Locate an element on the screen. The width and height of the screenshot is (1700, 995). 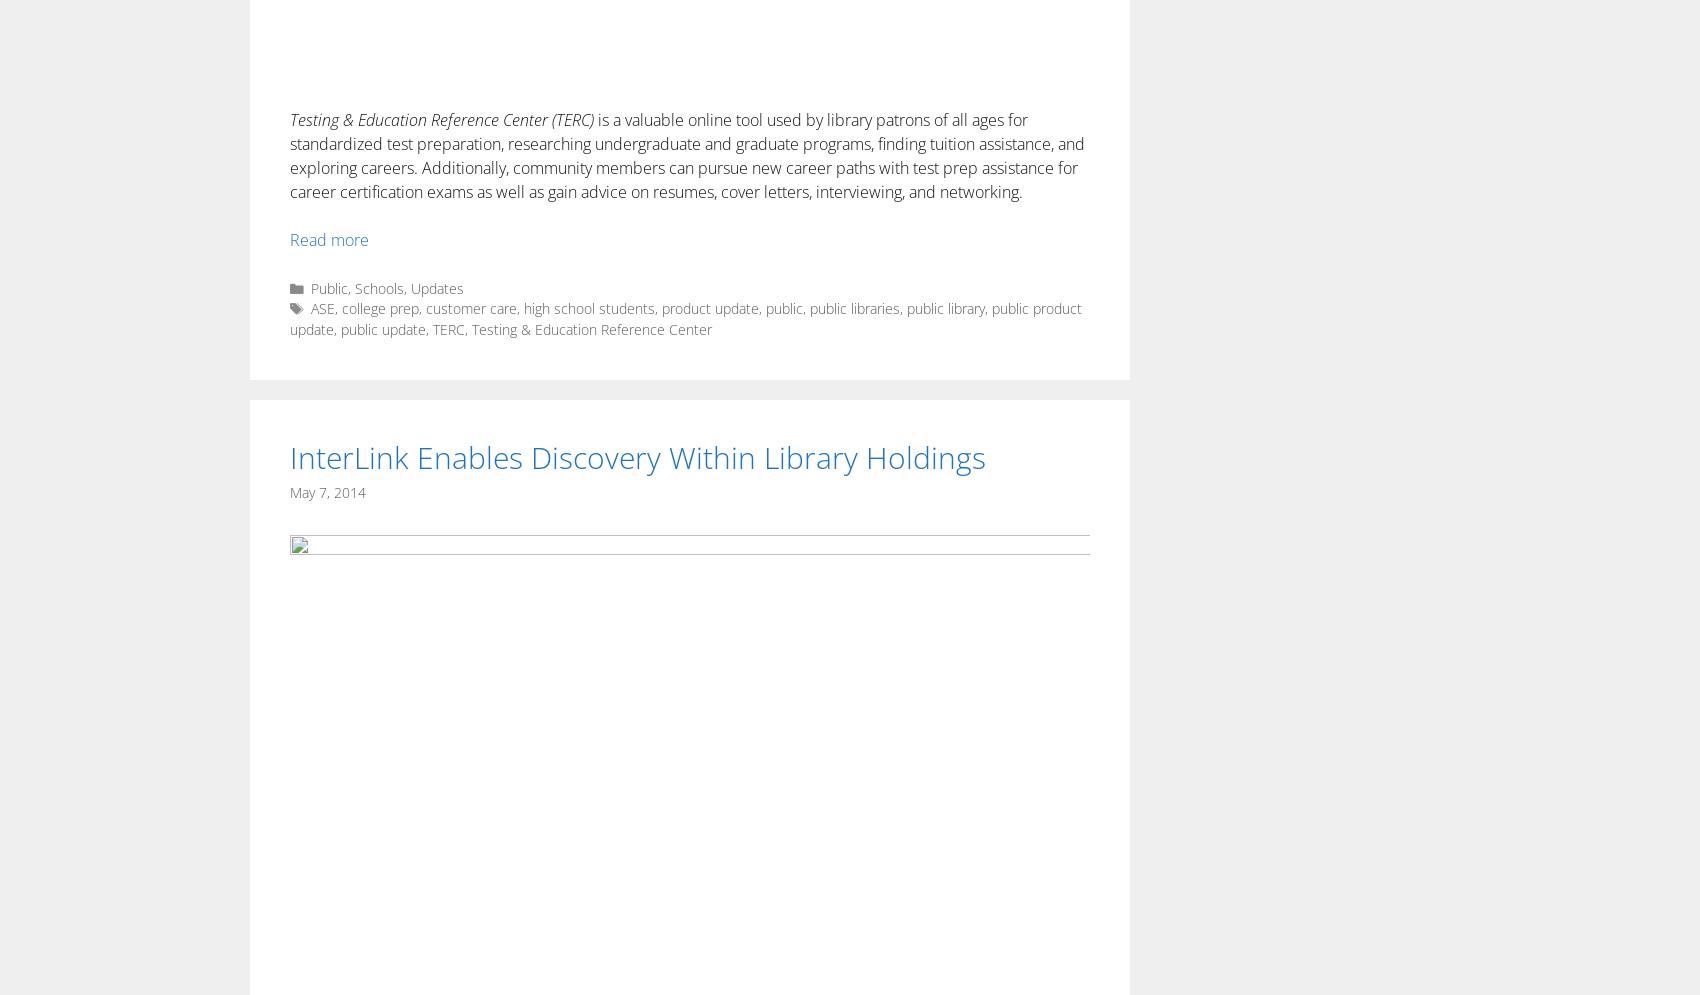
'InterLink Enables Discovery Within Library Holdings' is located at coordinates (638, 456).